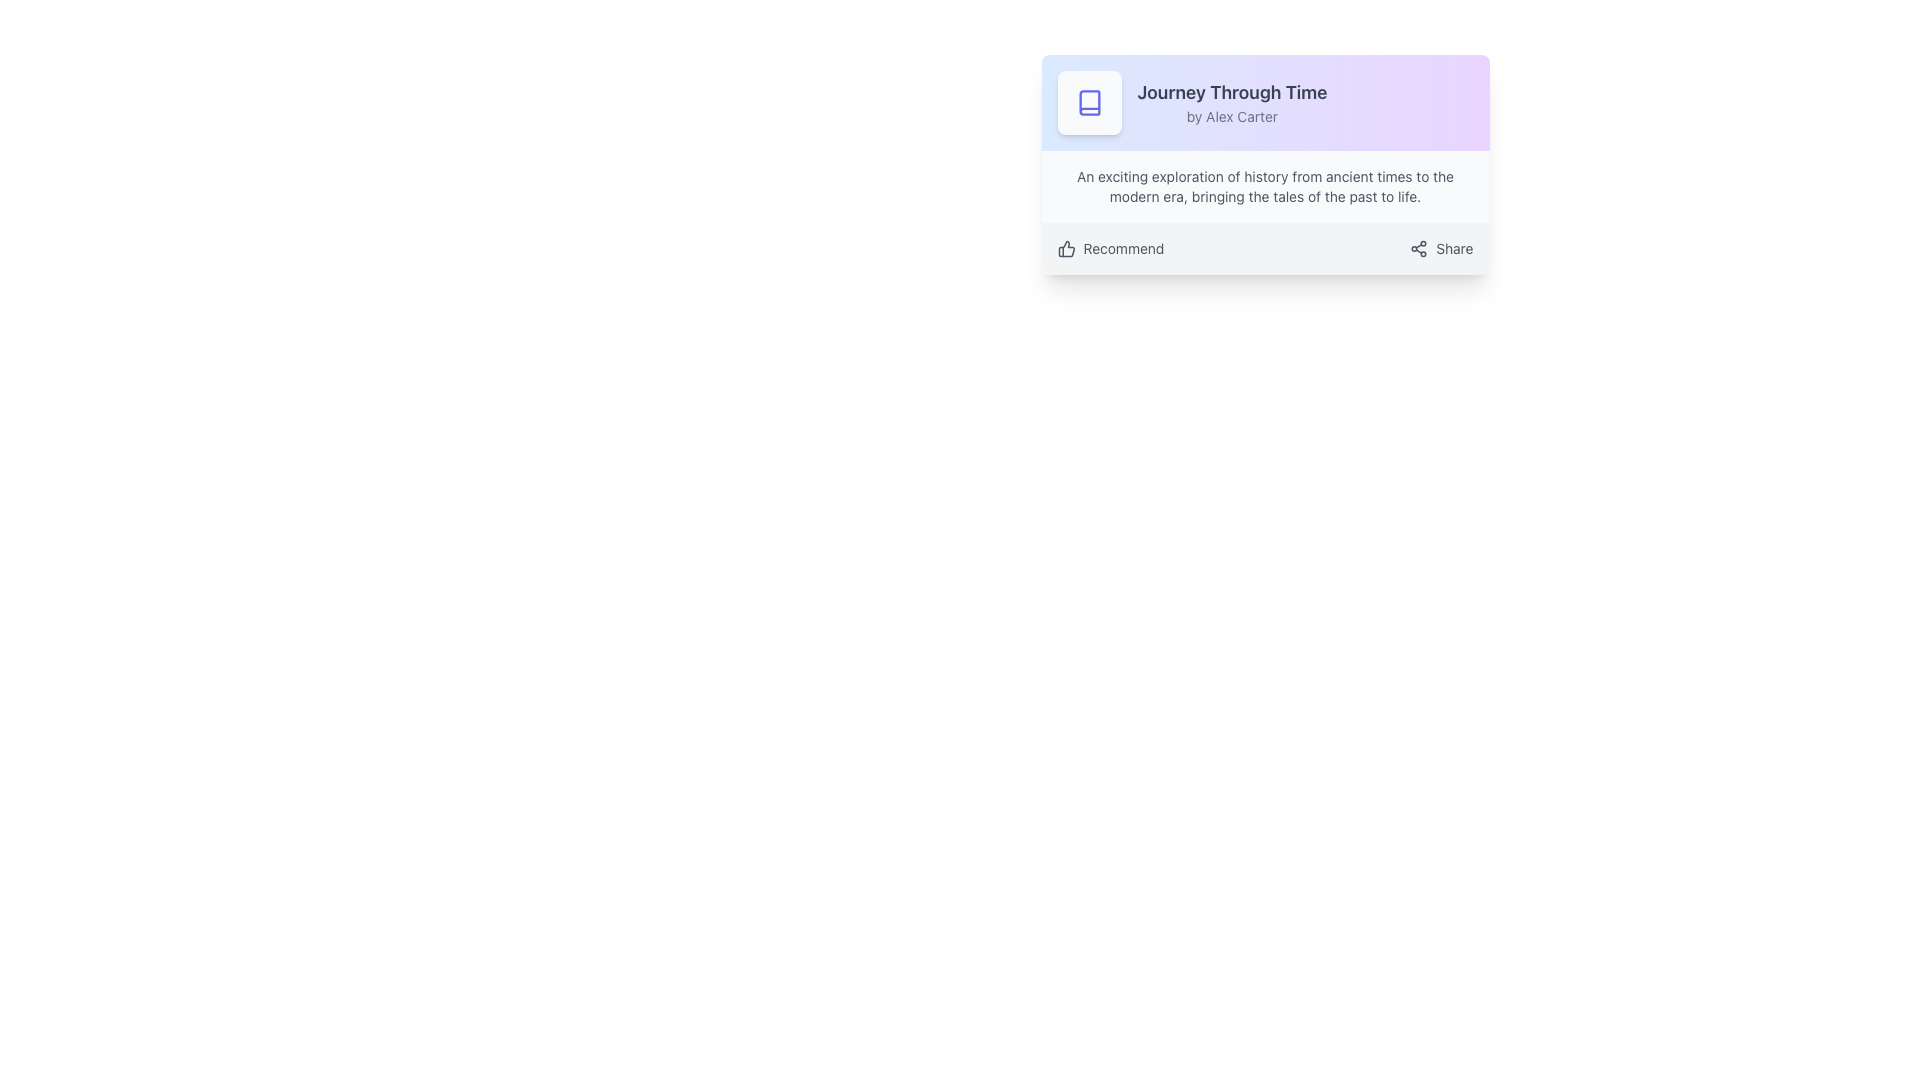 This screenshot has height=1080, width=1920. Describe the element at coordinates (1065, 248) in the screenshot. I see `the outlined thumbs-up icon located on the left side of the 'Recommend' text group at the bottom-left of the card layout` at that location.